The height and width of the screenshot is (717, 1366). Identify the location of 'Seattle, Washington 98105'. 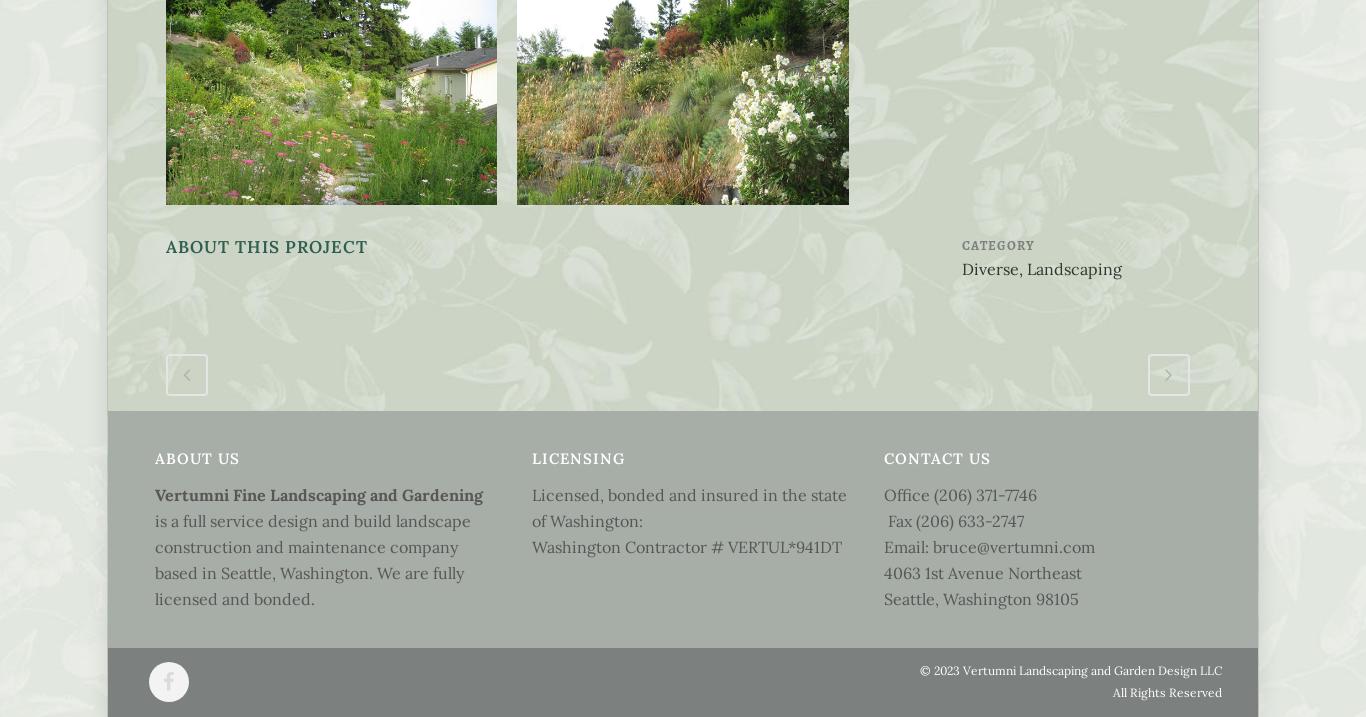
(981, 597).